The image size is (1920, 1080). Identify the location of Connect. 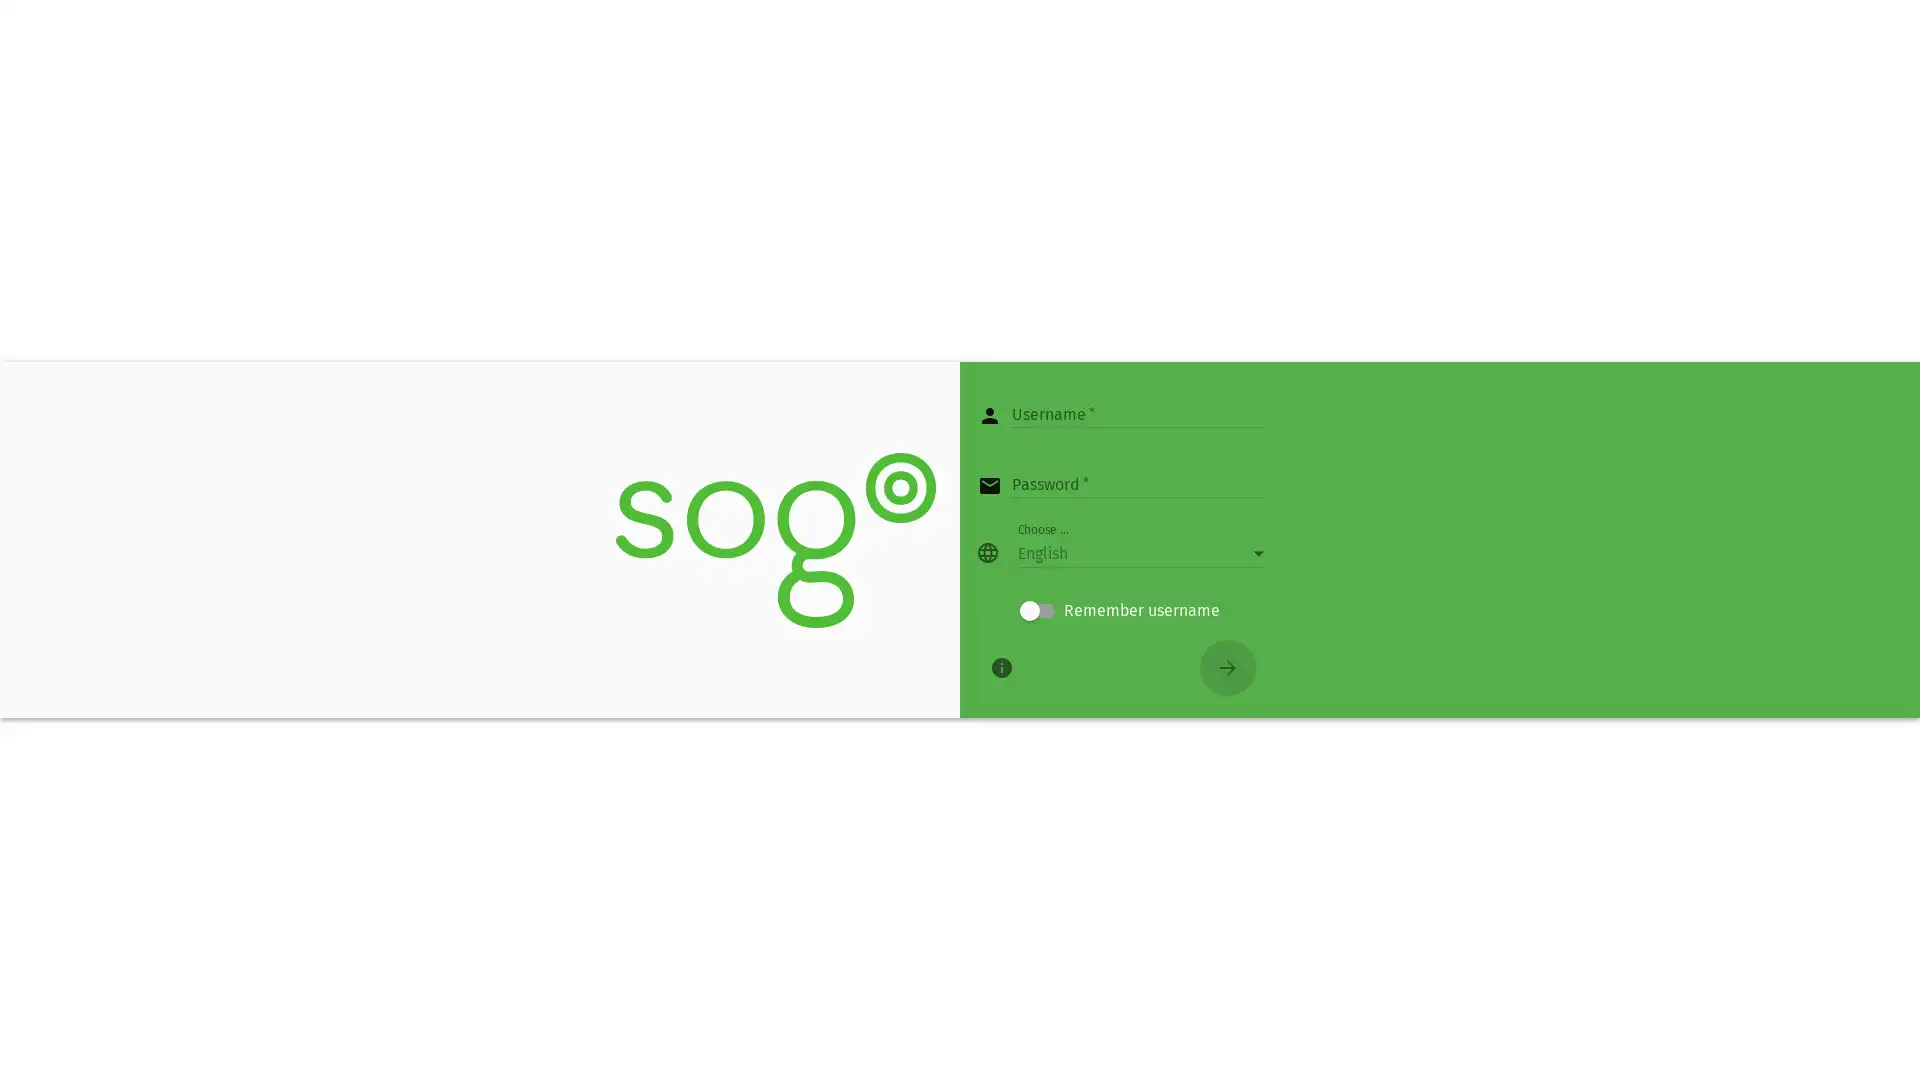
(1227, 667).